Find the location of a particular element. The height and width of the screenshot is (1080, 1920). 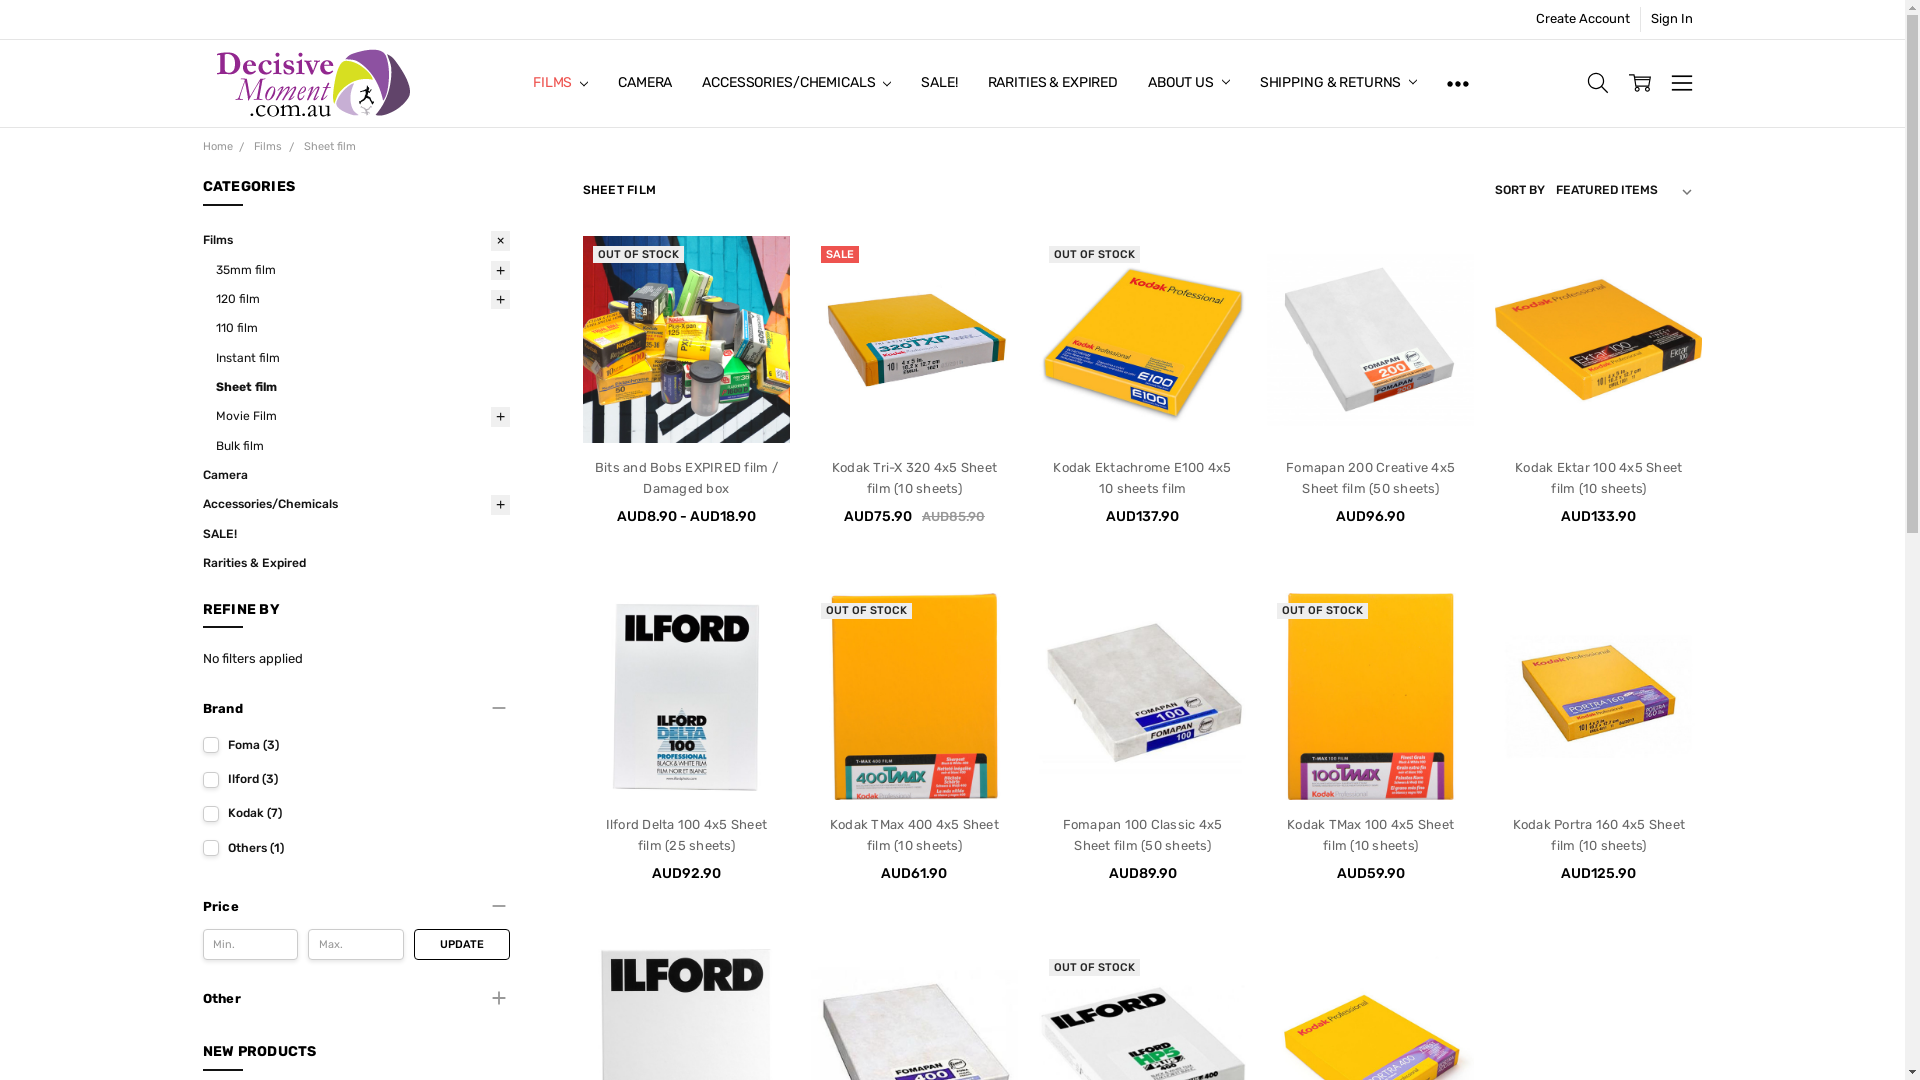

'ABOUT US' is located at coordinates (1132, 82).